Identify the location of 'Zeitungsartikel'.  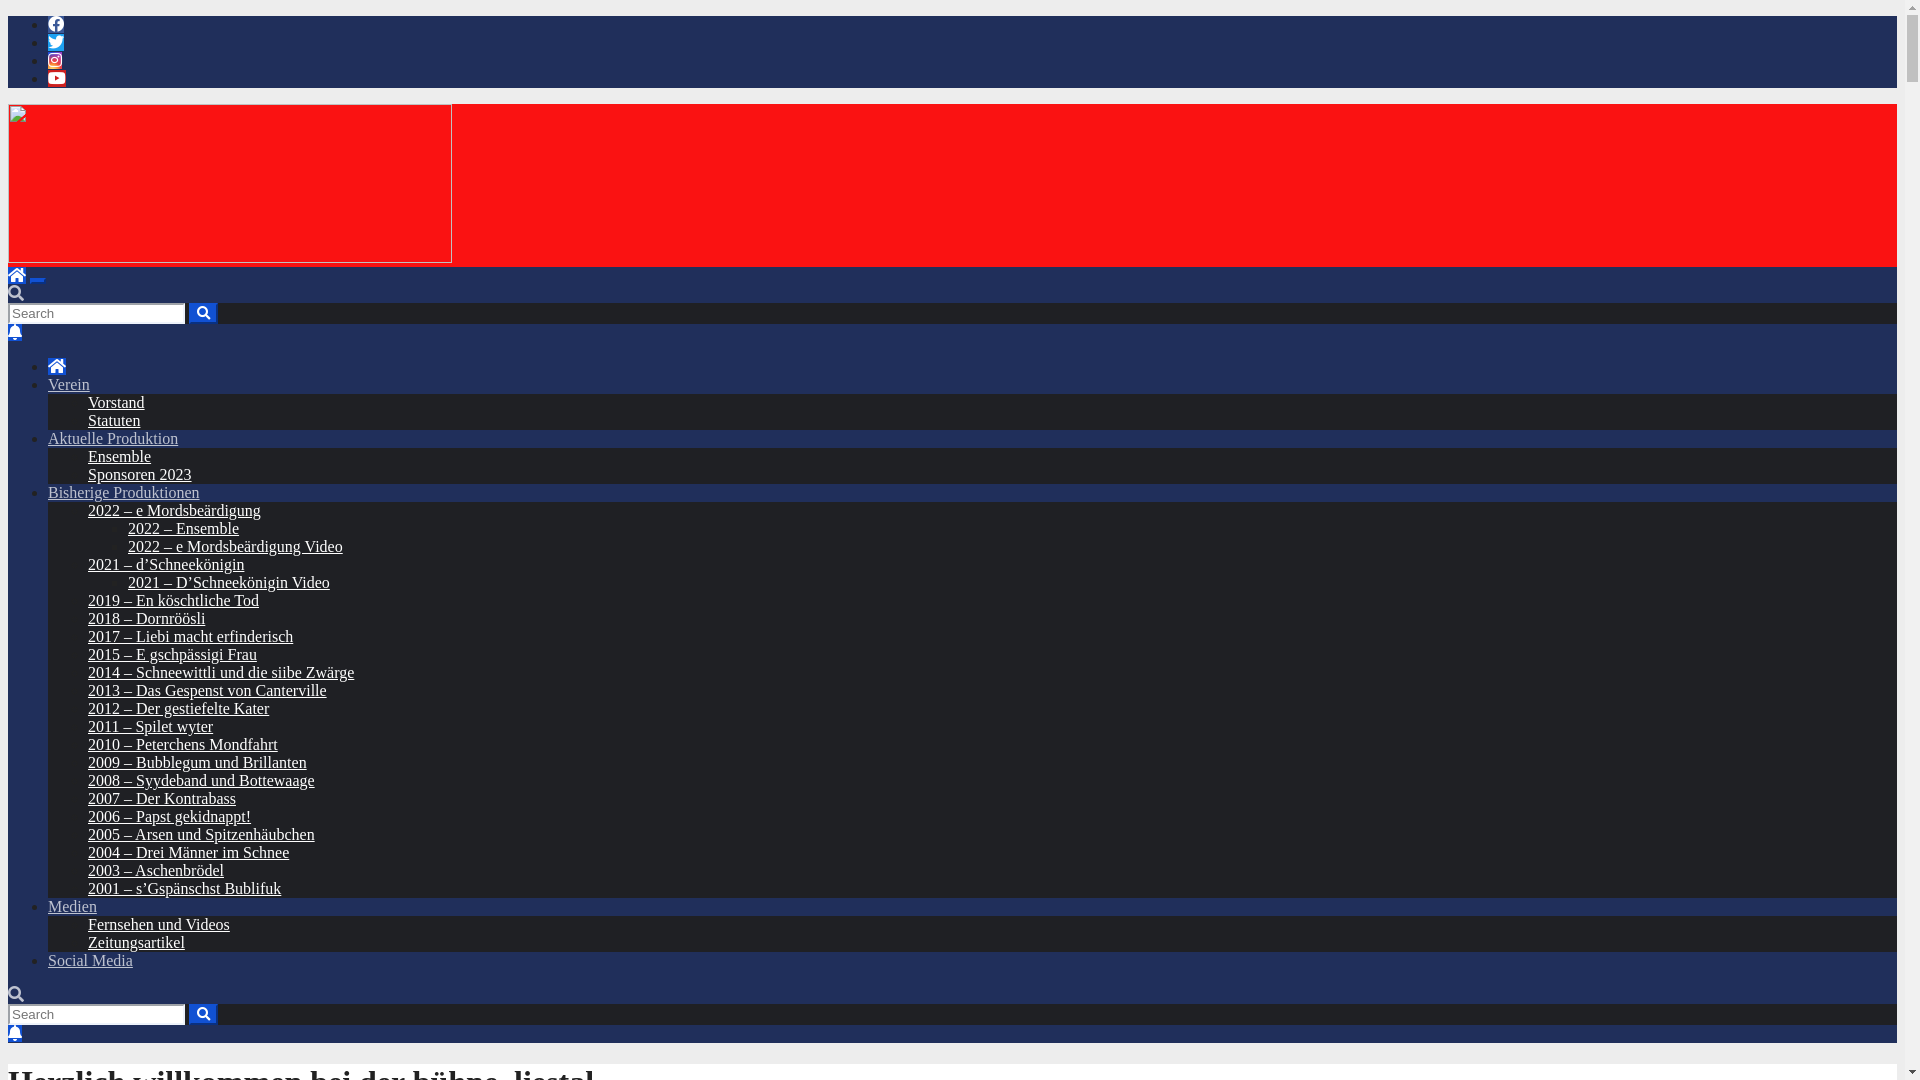
(135, 942).